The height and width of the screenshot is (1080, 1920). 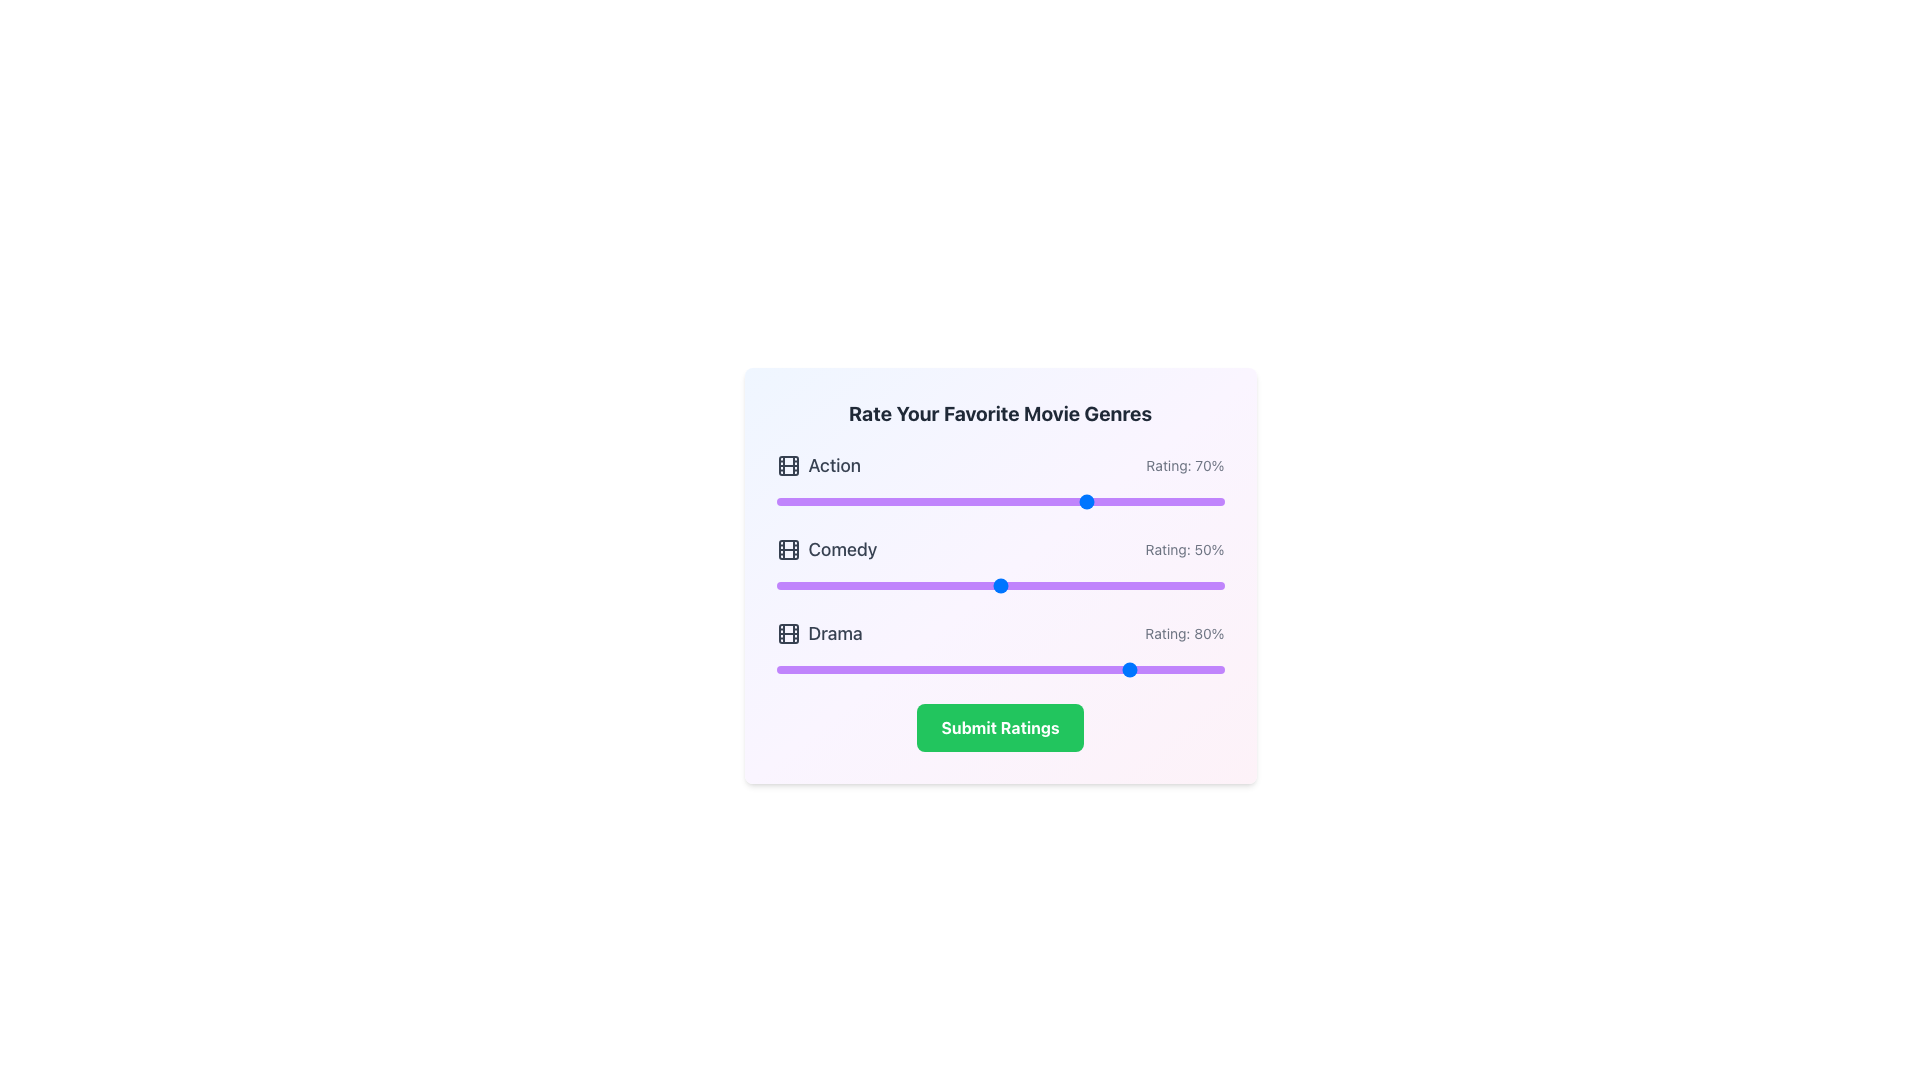 I want to click on the slider value, so click(x=797, y=670).